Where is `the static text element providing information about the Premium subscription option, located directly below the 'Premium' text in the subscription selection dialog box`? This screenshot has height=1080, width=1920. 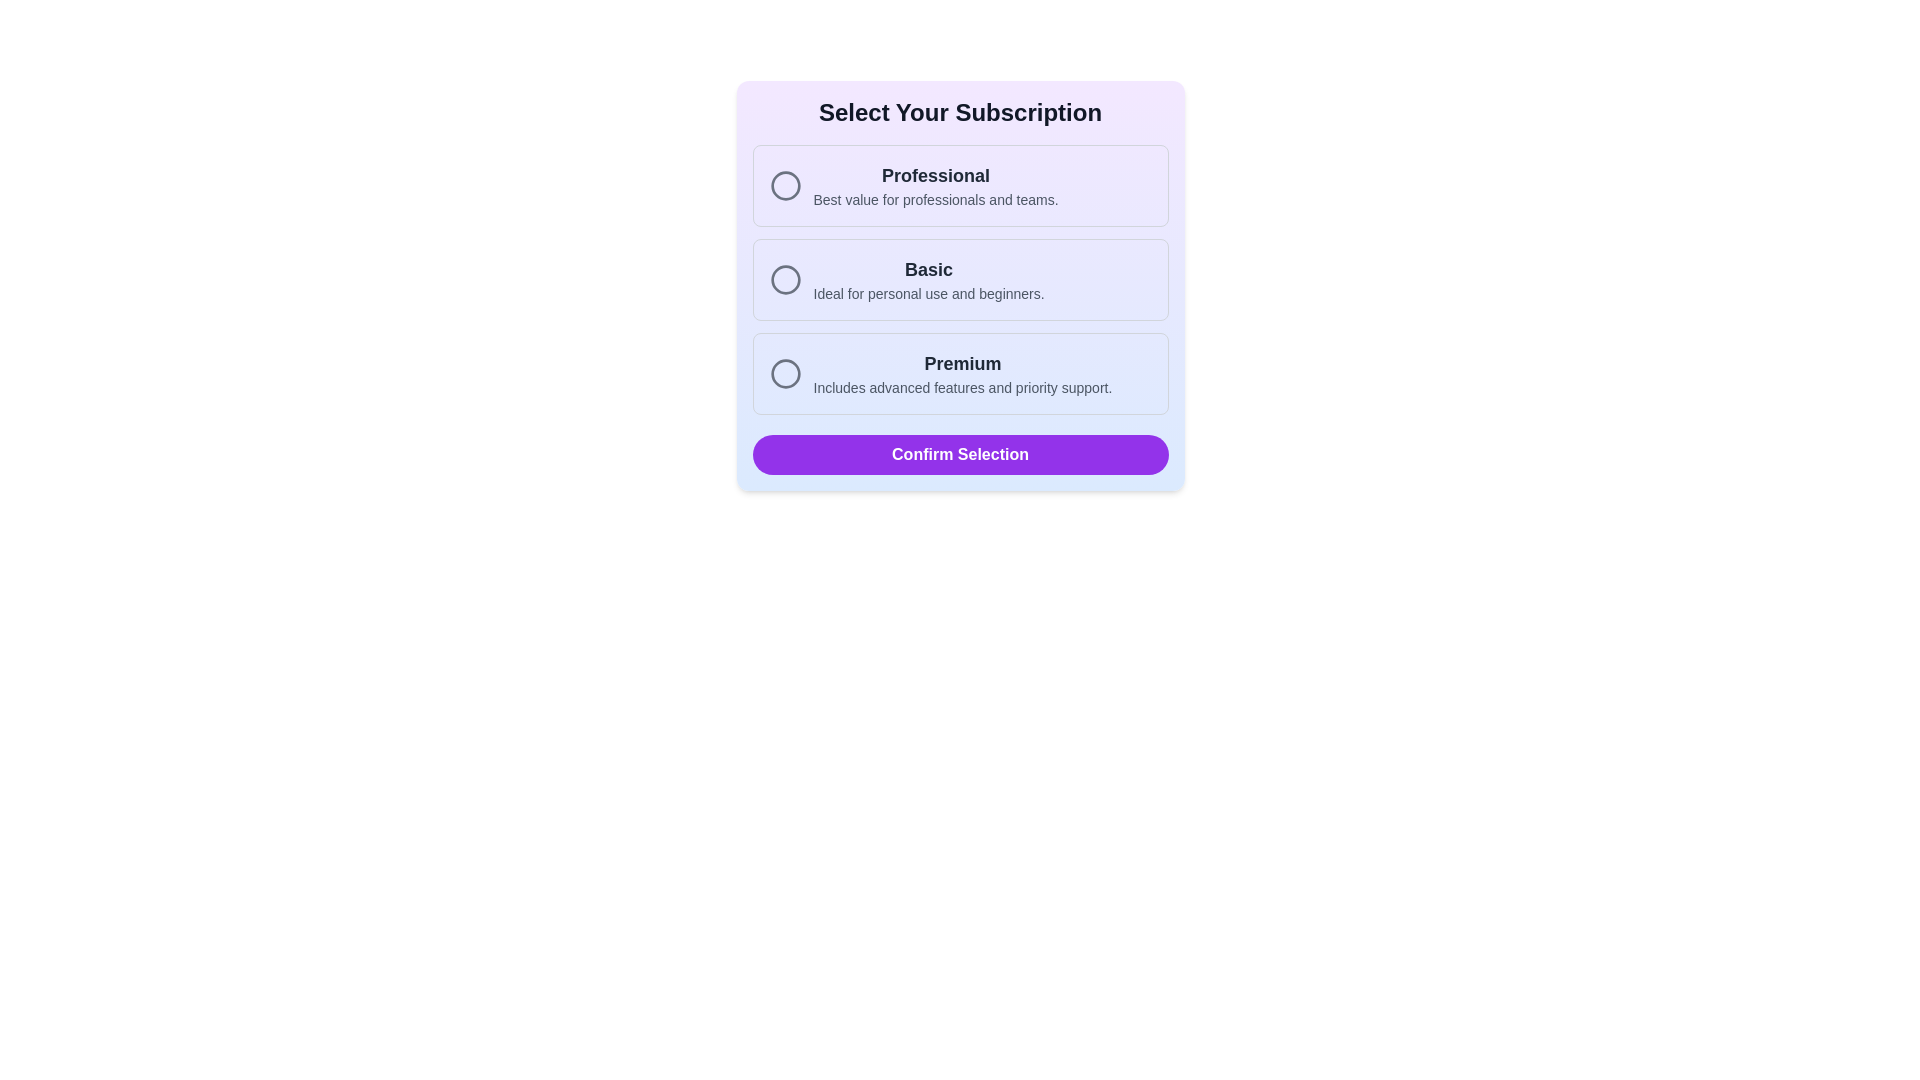 the static text element providing information about the Premium subscription option, located directly below the 'Premium' text in the subscription selection dialog box is located at coordinates (962, 388).